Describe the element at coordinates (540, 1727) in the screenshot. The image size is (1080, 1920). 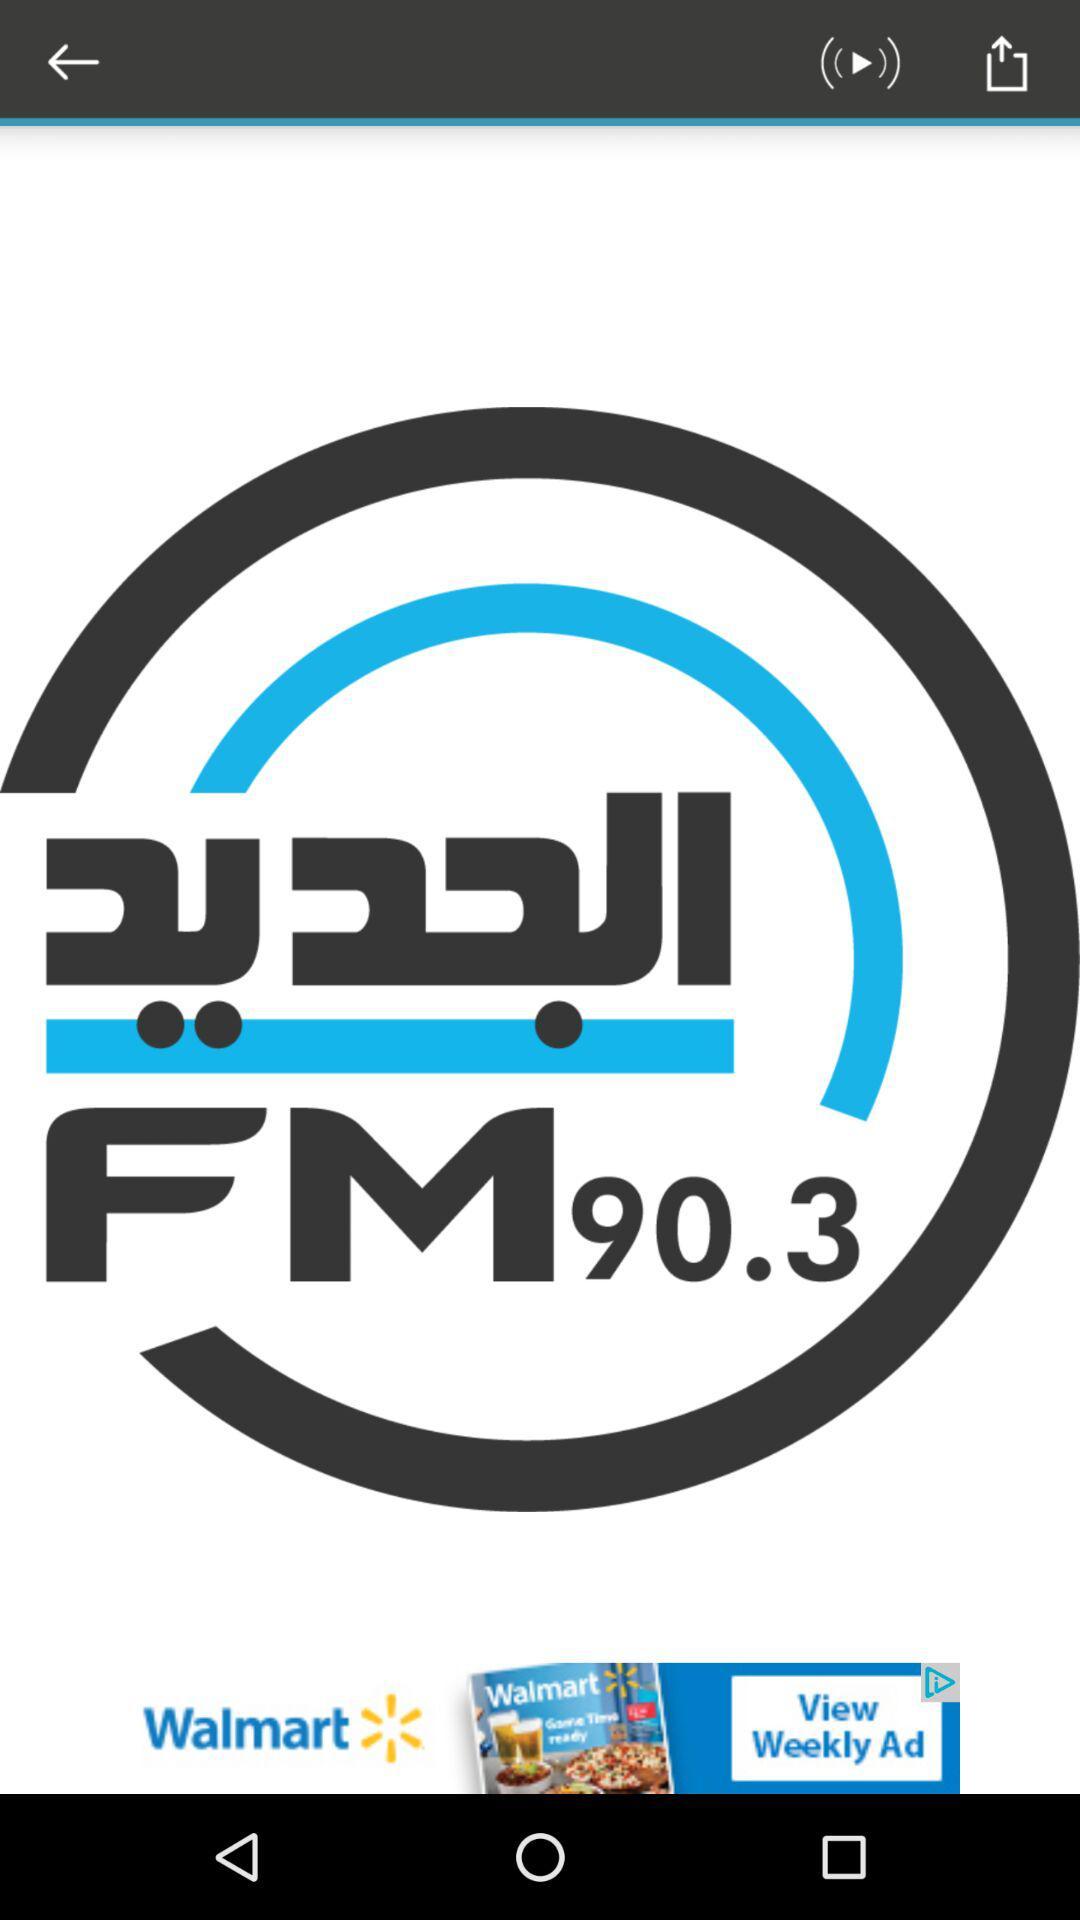
I see `the option` at that location.